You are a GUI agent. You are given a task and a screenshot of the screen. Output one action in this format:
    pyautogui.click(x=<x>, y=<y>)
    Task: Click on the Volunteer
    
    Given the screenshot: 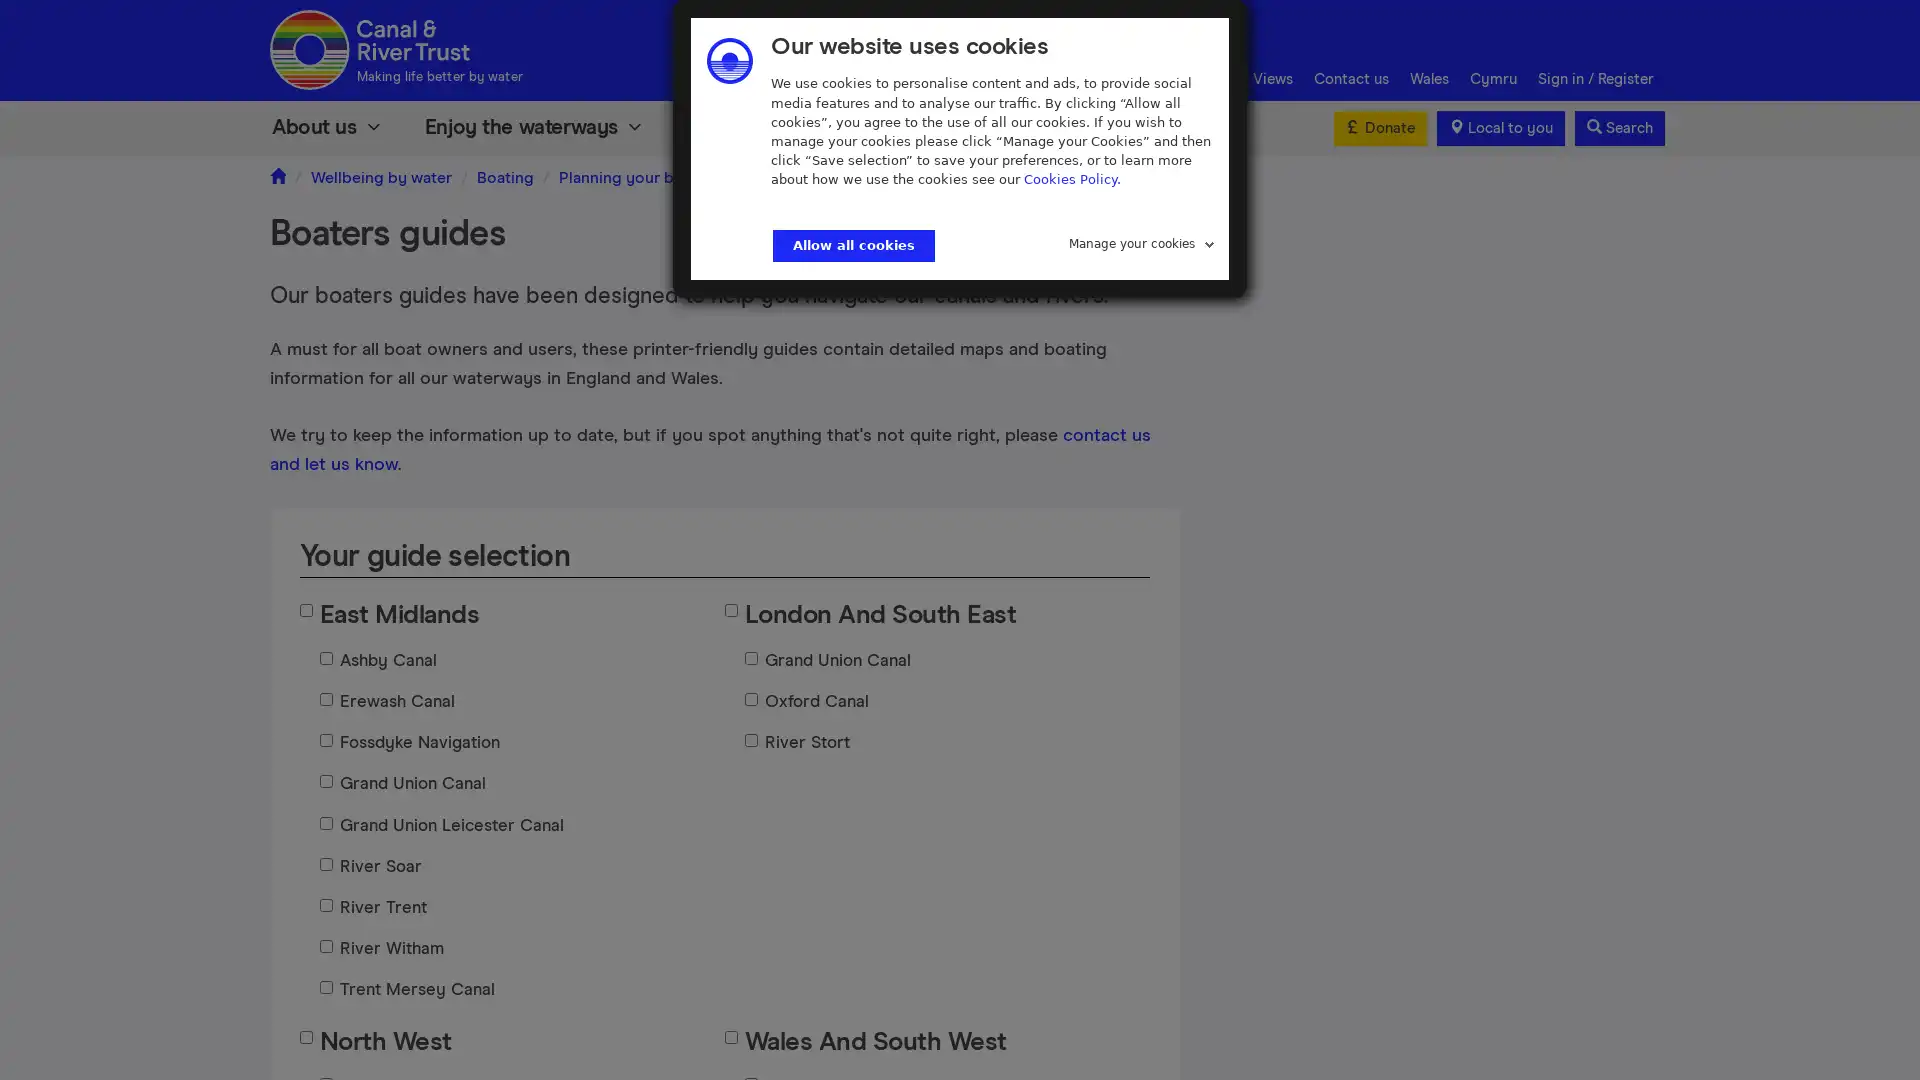 What is the action you would take?
    pyautogui.click(x=746, y=127)
    